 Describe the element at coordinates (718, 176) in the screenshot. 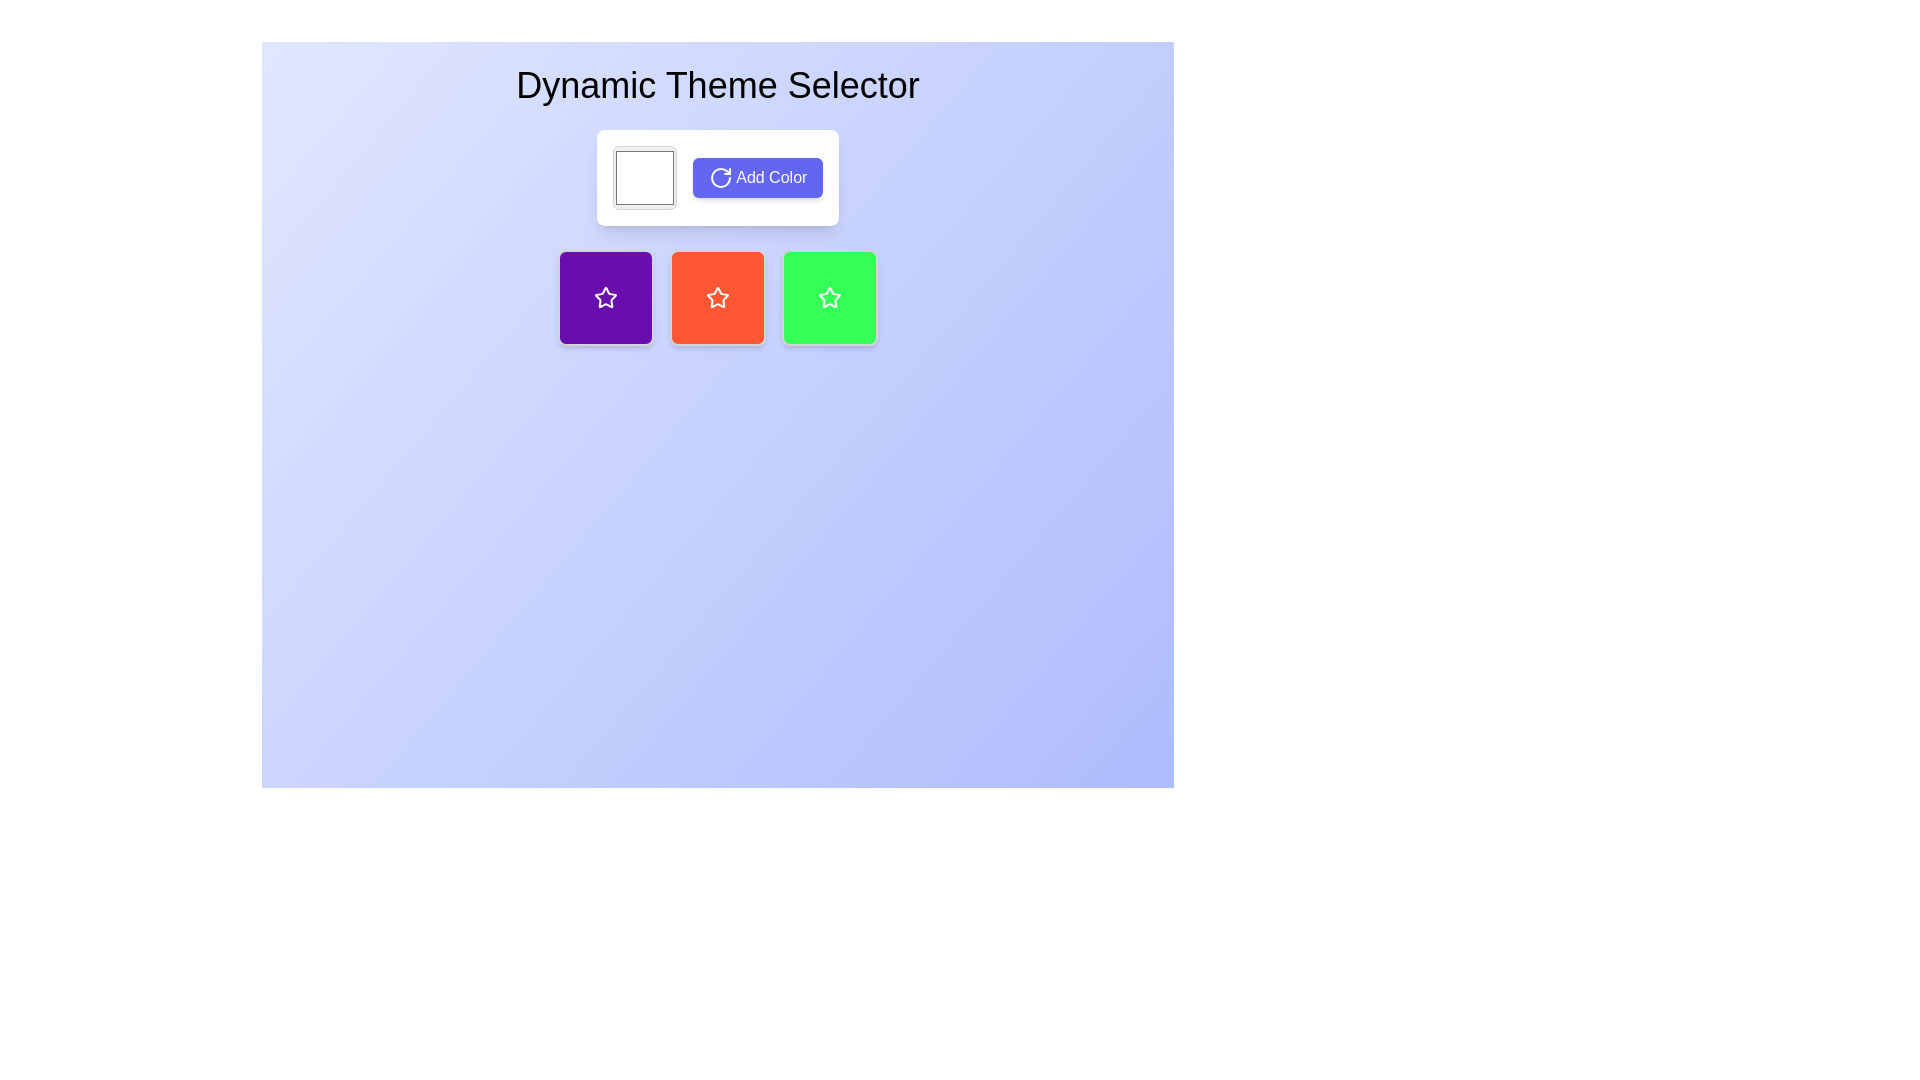

I see `the composite component consisting of a text button labeled 'Add Color', an input box, and a circular arrow icon for interactive feedback` at that location.